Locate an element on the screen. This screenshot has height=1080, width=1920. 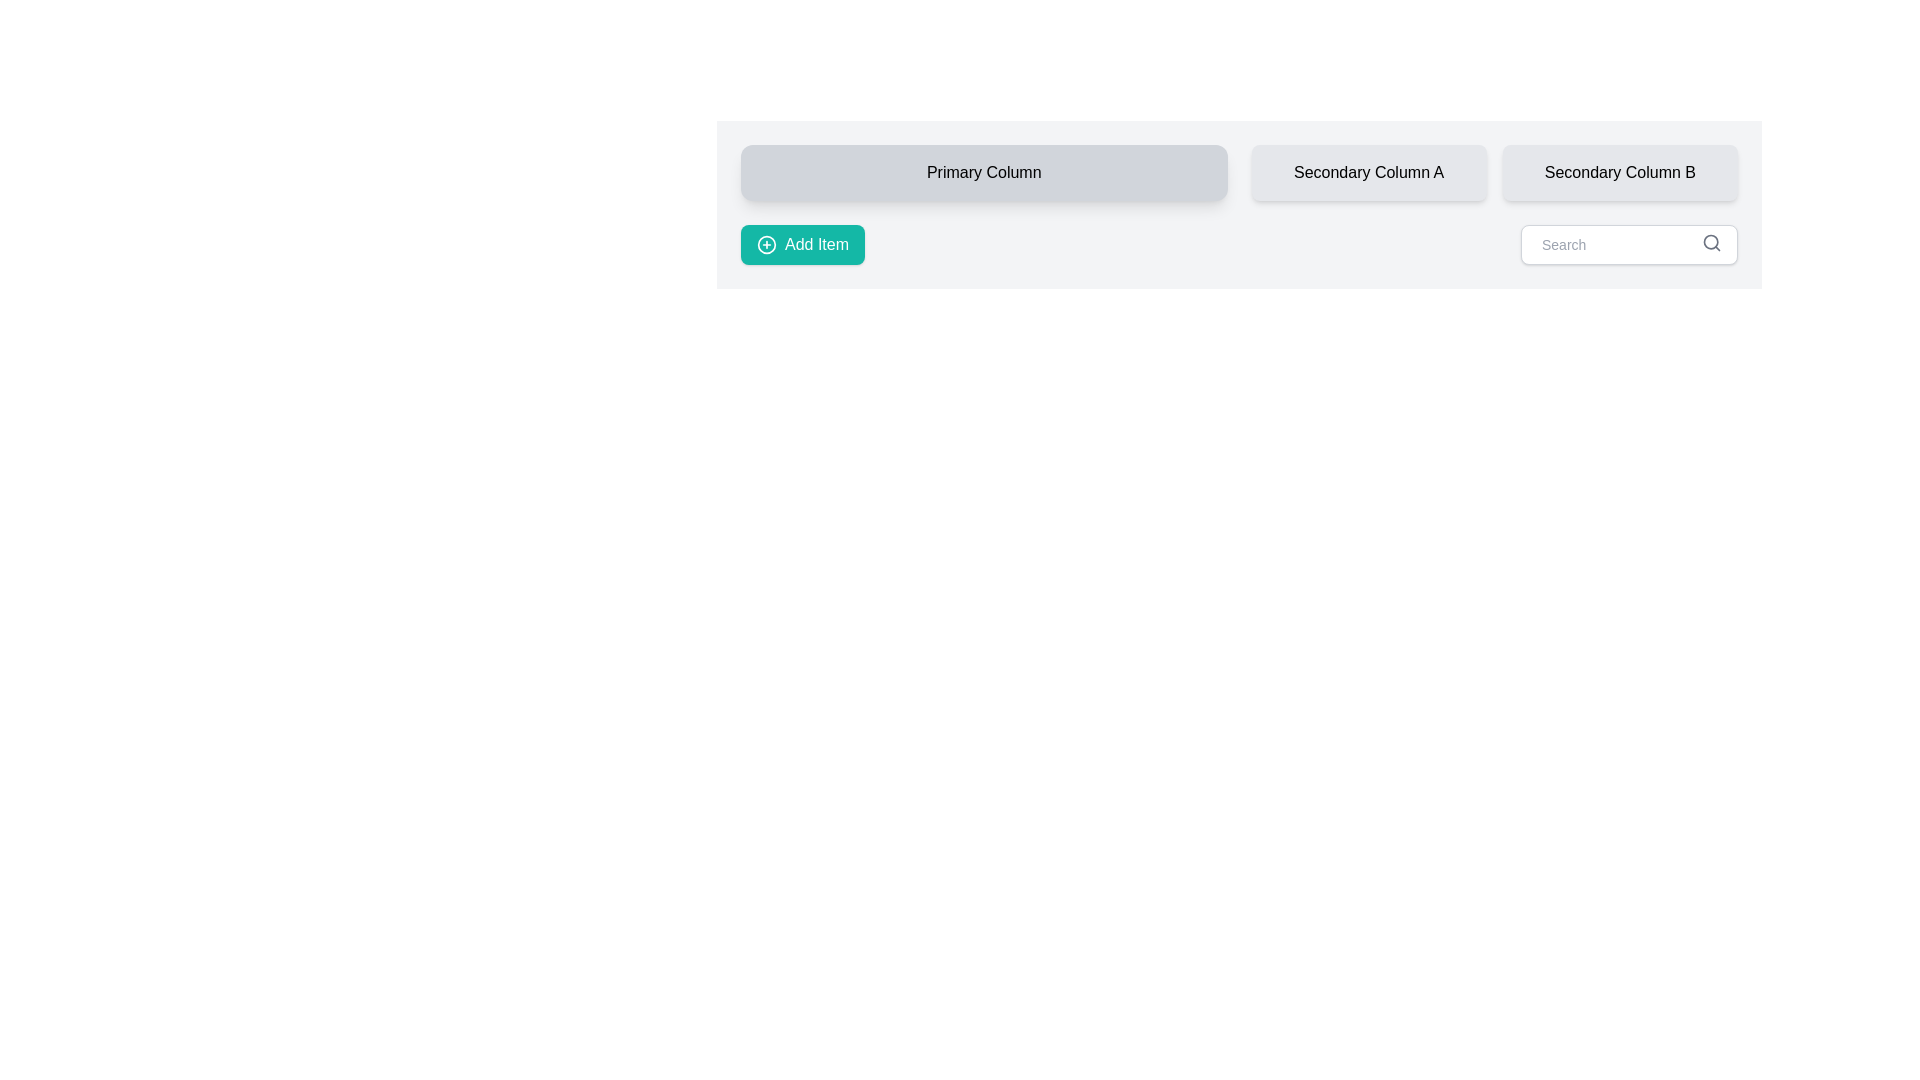
the icon located at the leftmost part of the 'Add Item' button to interact with it is located at coordinates (766, 244).